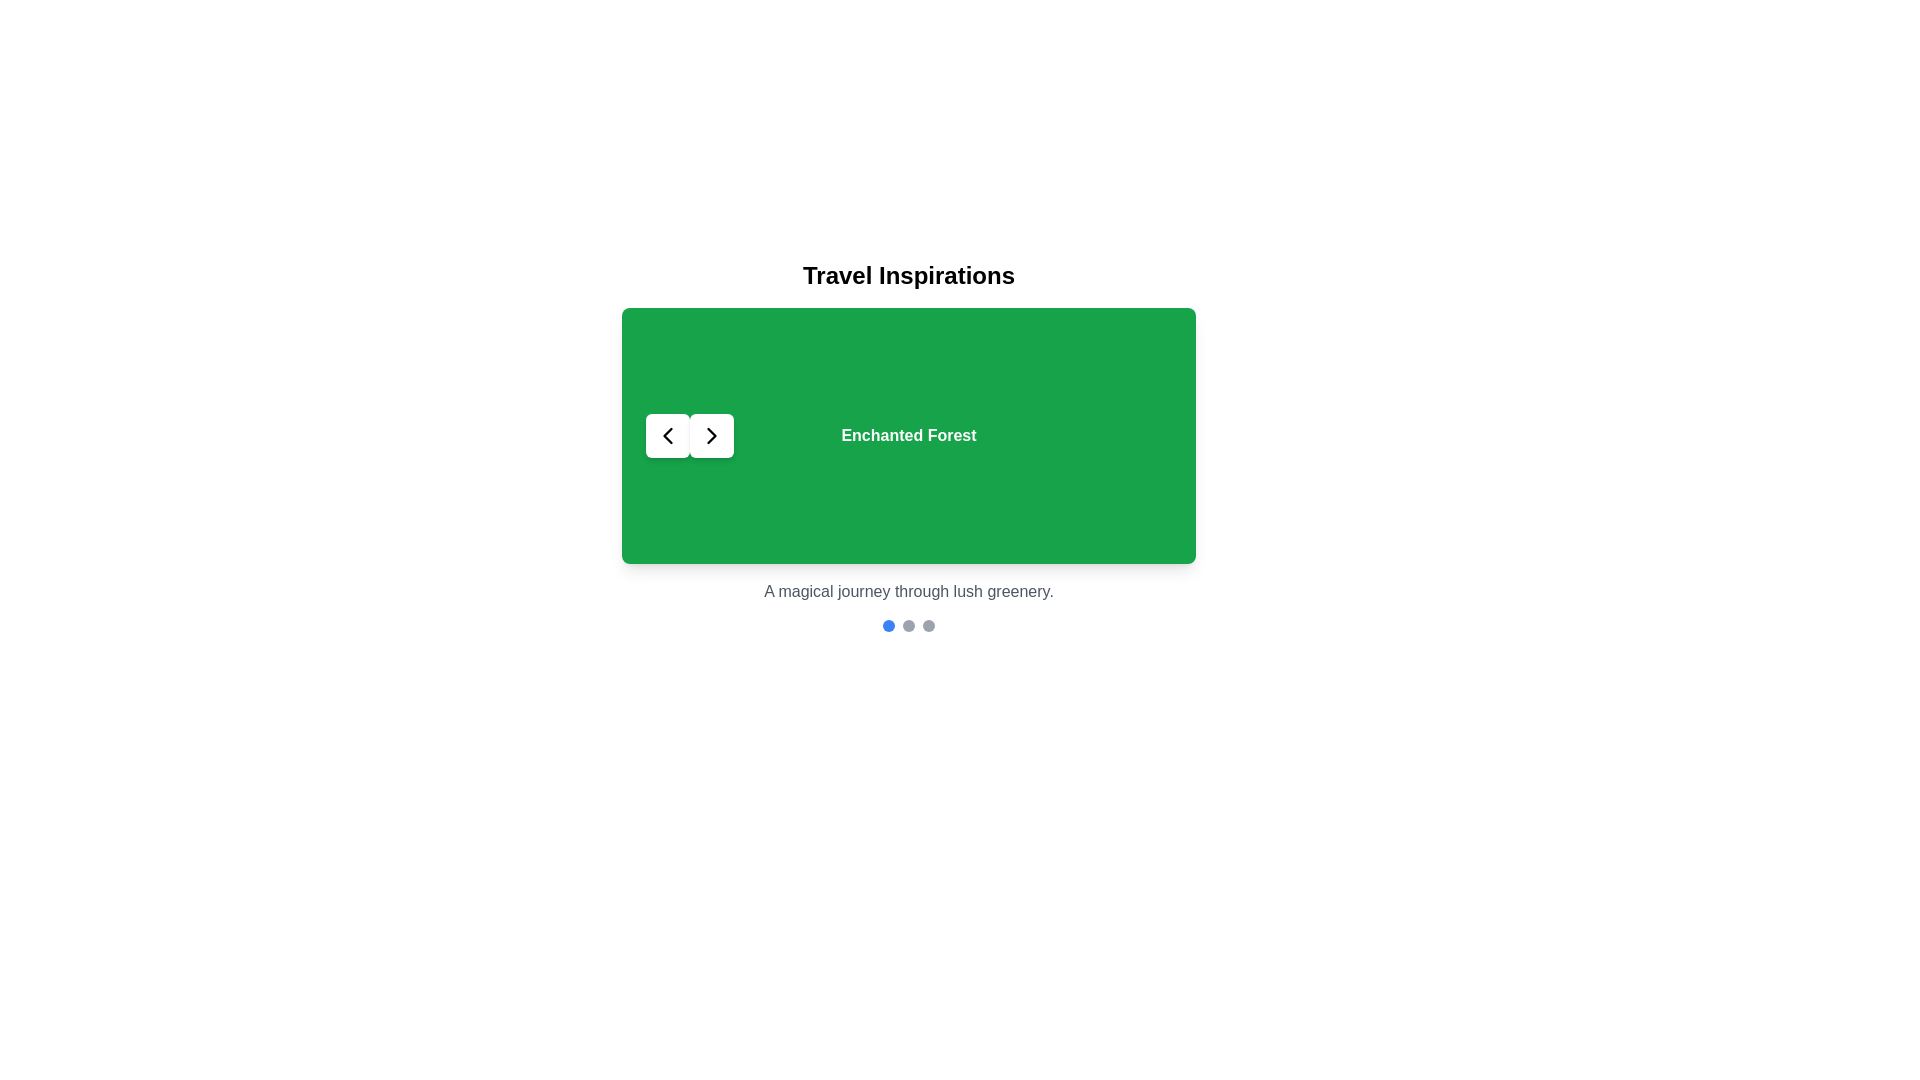 This screenshot has width=1920, height=1080. I want to click on the navigation button with an embedded icon located at the top-left corner of the green rectangle, so click(667, 434).